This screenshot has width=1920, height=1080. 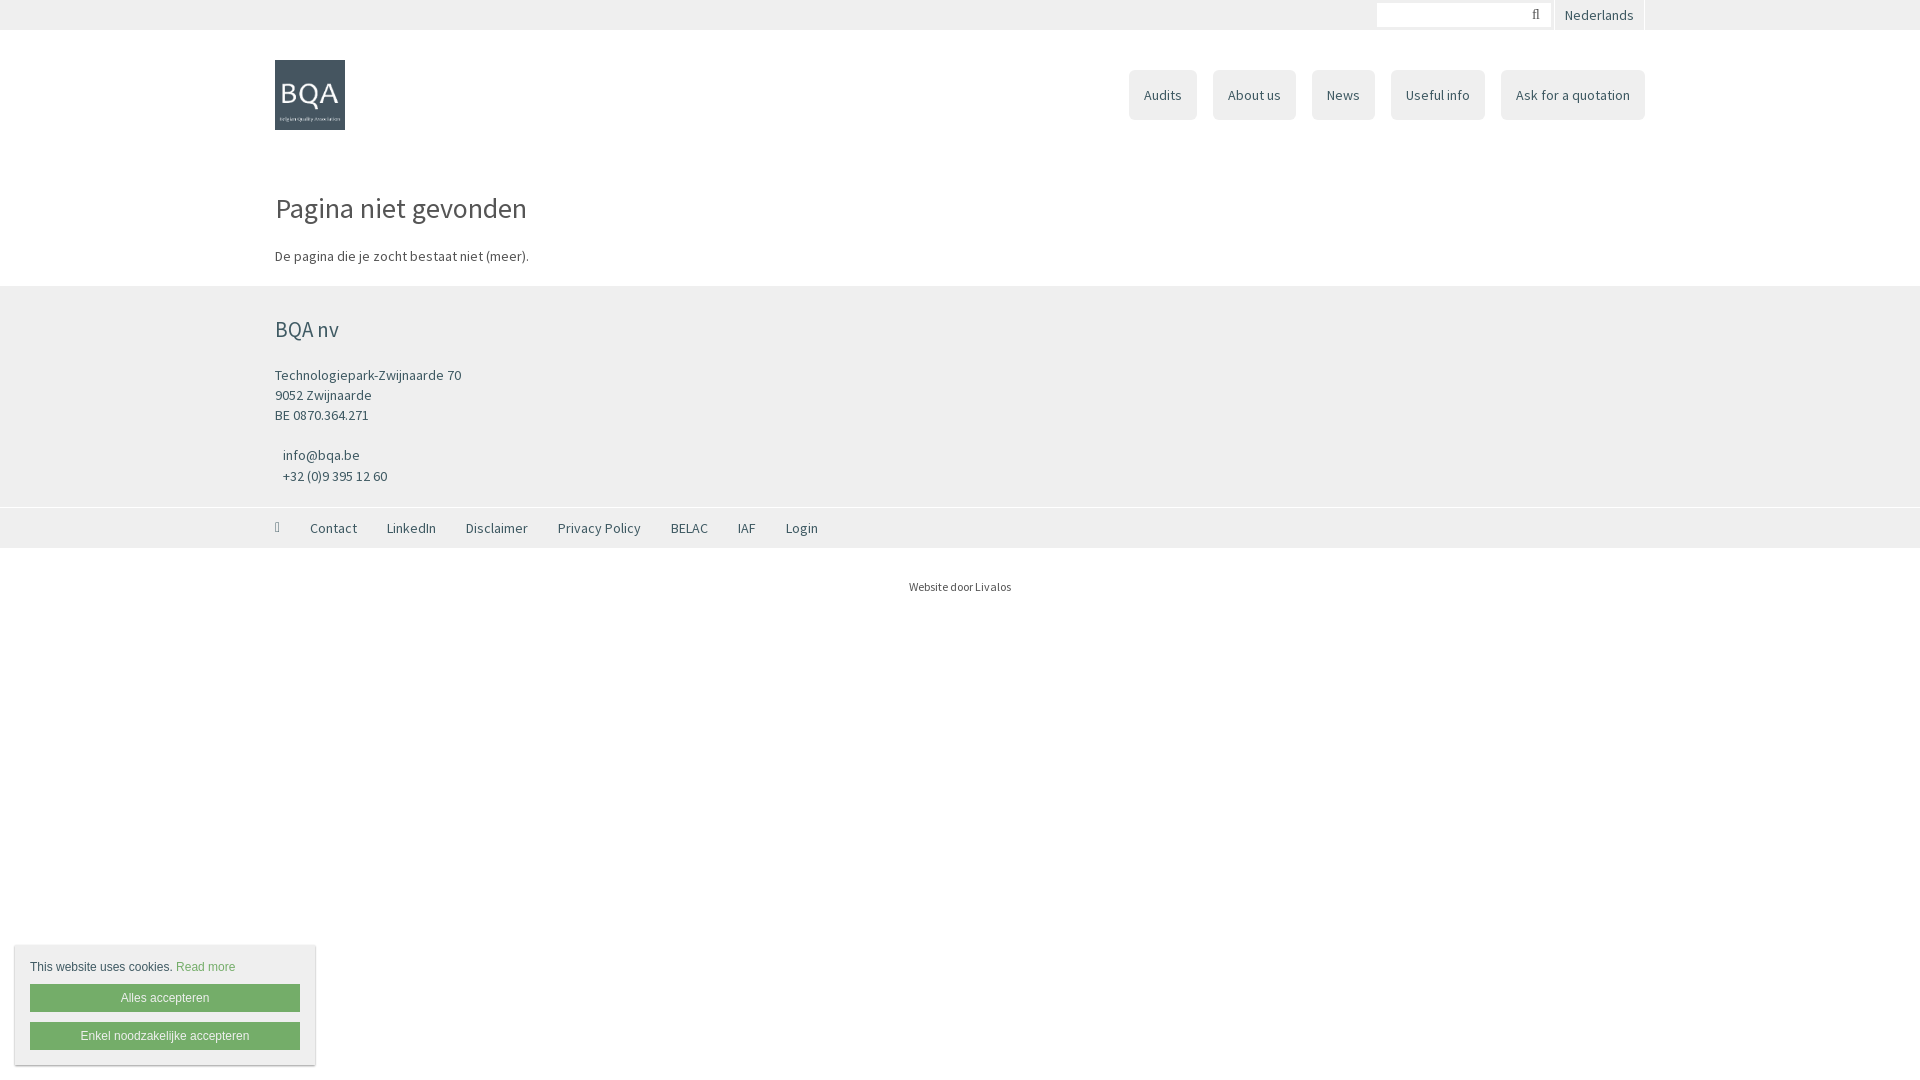 What do you see at coordinates (1162, 95) in the screenshot?
I see `'Audits'` at bounding box center [1162, 95].